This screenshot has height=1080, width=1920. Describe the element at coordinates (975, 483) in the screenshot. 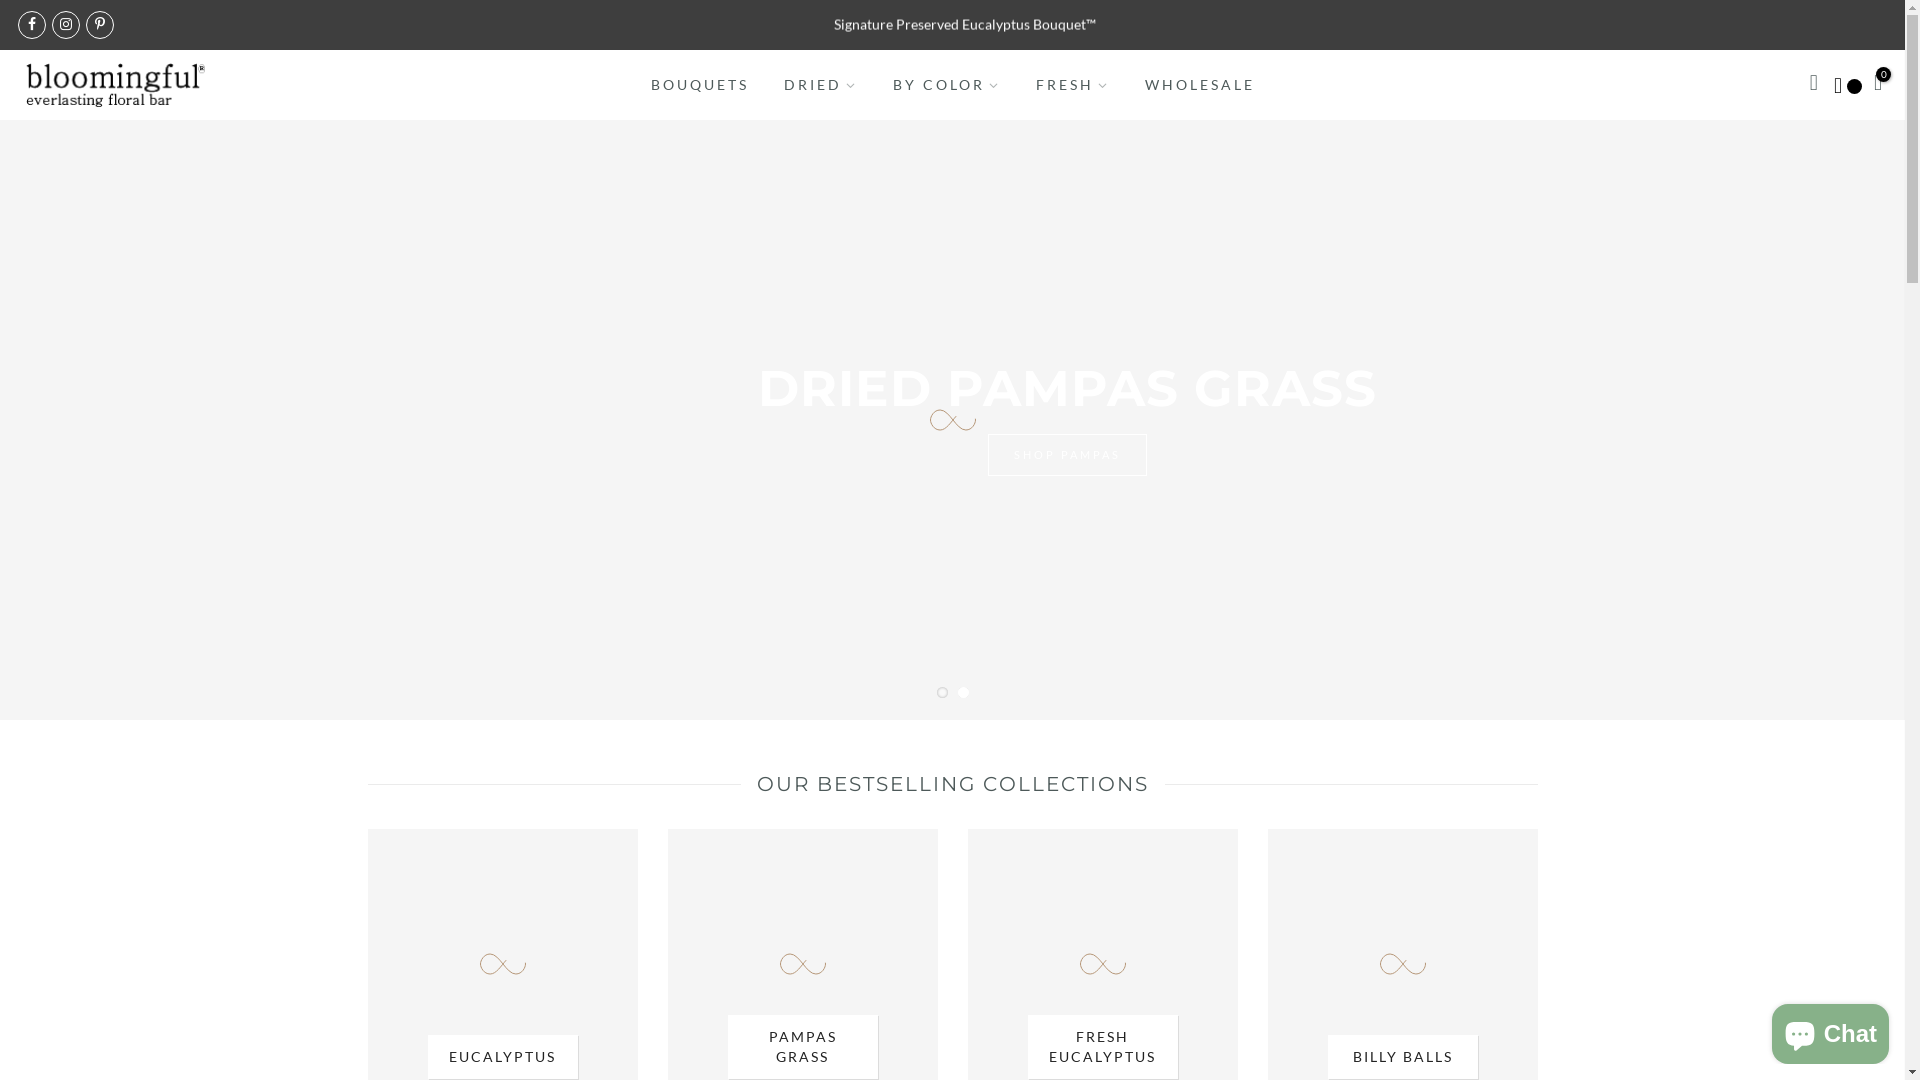

I see `'SHOP PAMPAS'` at that location.